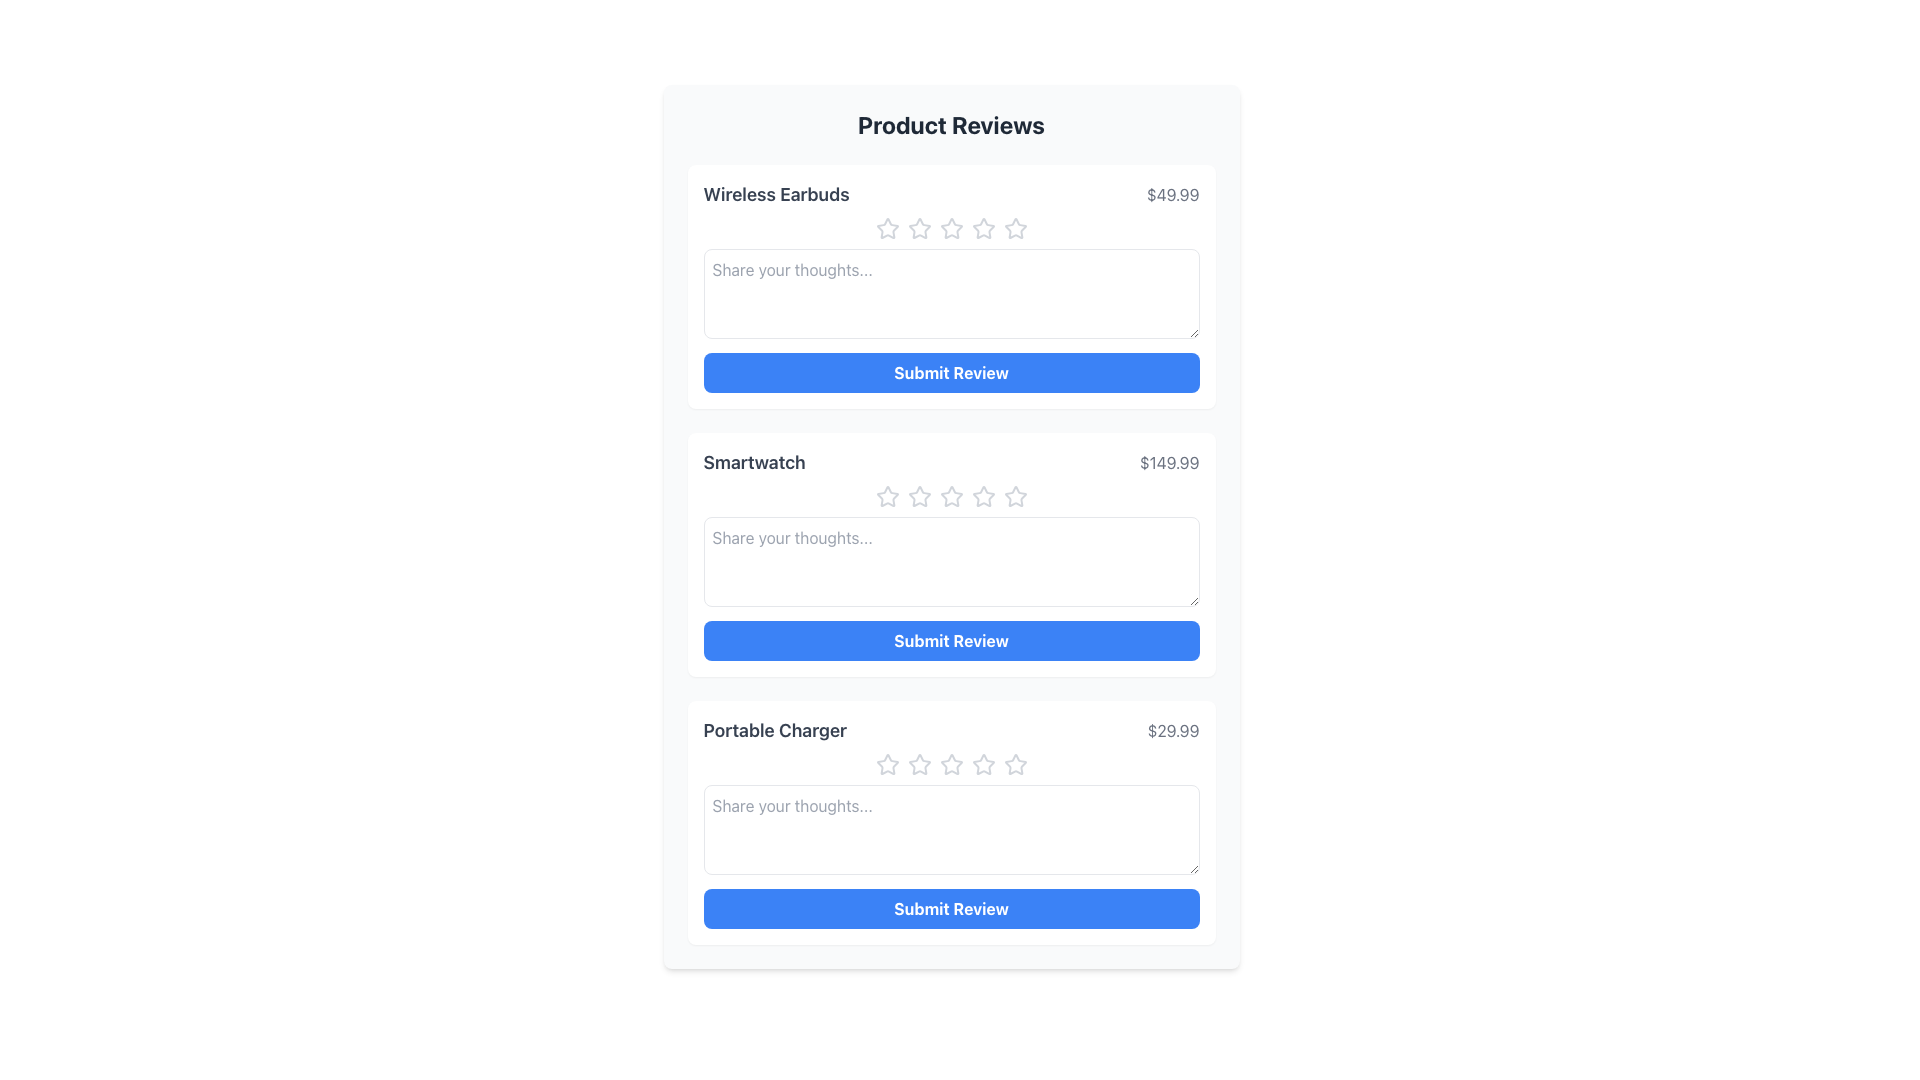 The height and width of the screenshot is (1080, 1920). I want to click on the 5th star icon in the rating group under the 'Smartwatch' section, so click(1015, 496).